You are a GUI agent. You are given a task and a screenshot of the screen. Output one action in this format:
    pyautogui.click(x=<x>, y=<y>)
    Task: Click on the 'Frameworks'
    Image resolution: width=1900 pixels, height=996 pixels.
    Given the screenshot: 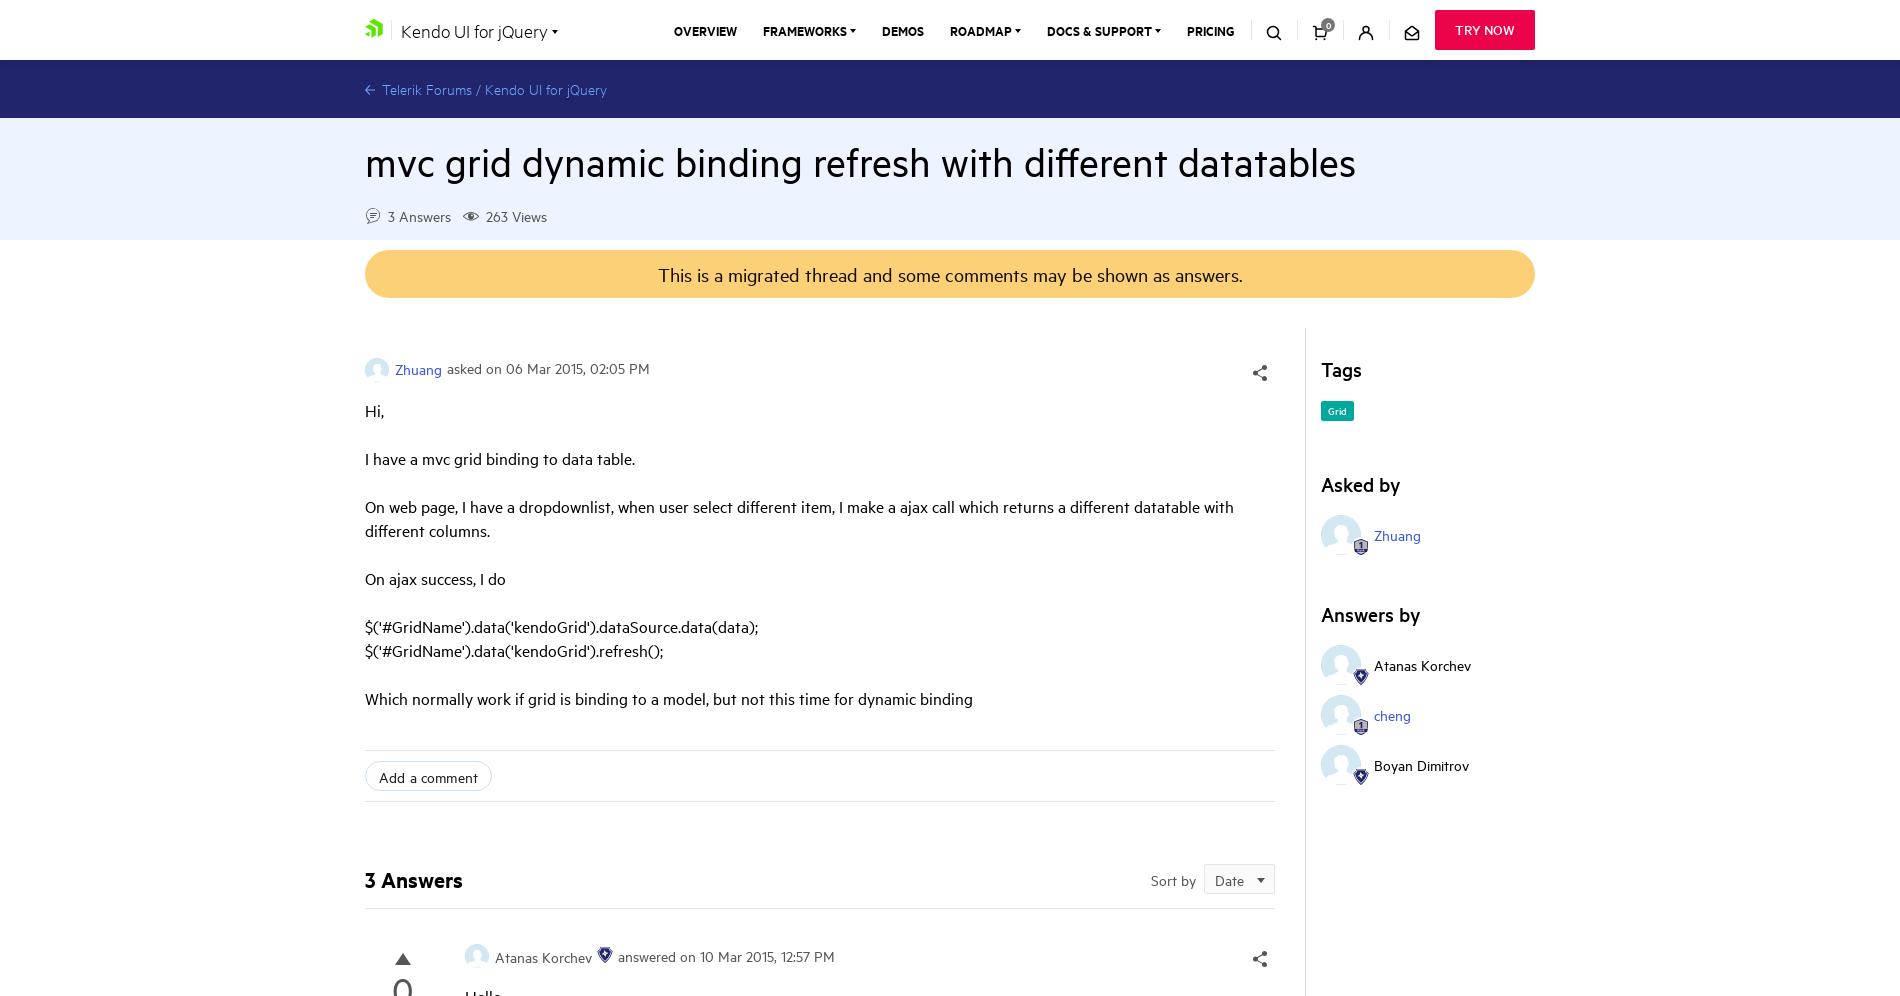 What is the action you would take?
    pyautogui.click(x=805, y=29)
    